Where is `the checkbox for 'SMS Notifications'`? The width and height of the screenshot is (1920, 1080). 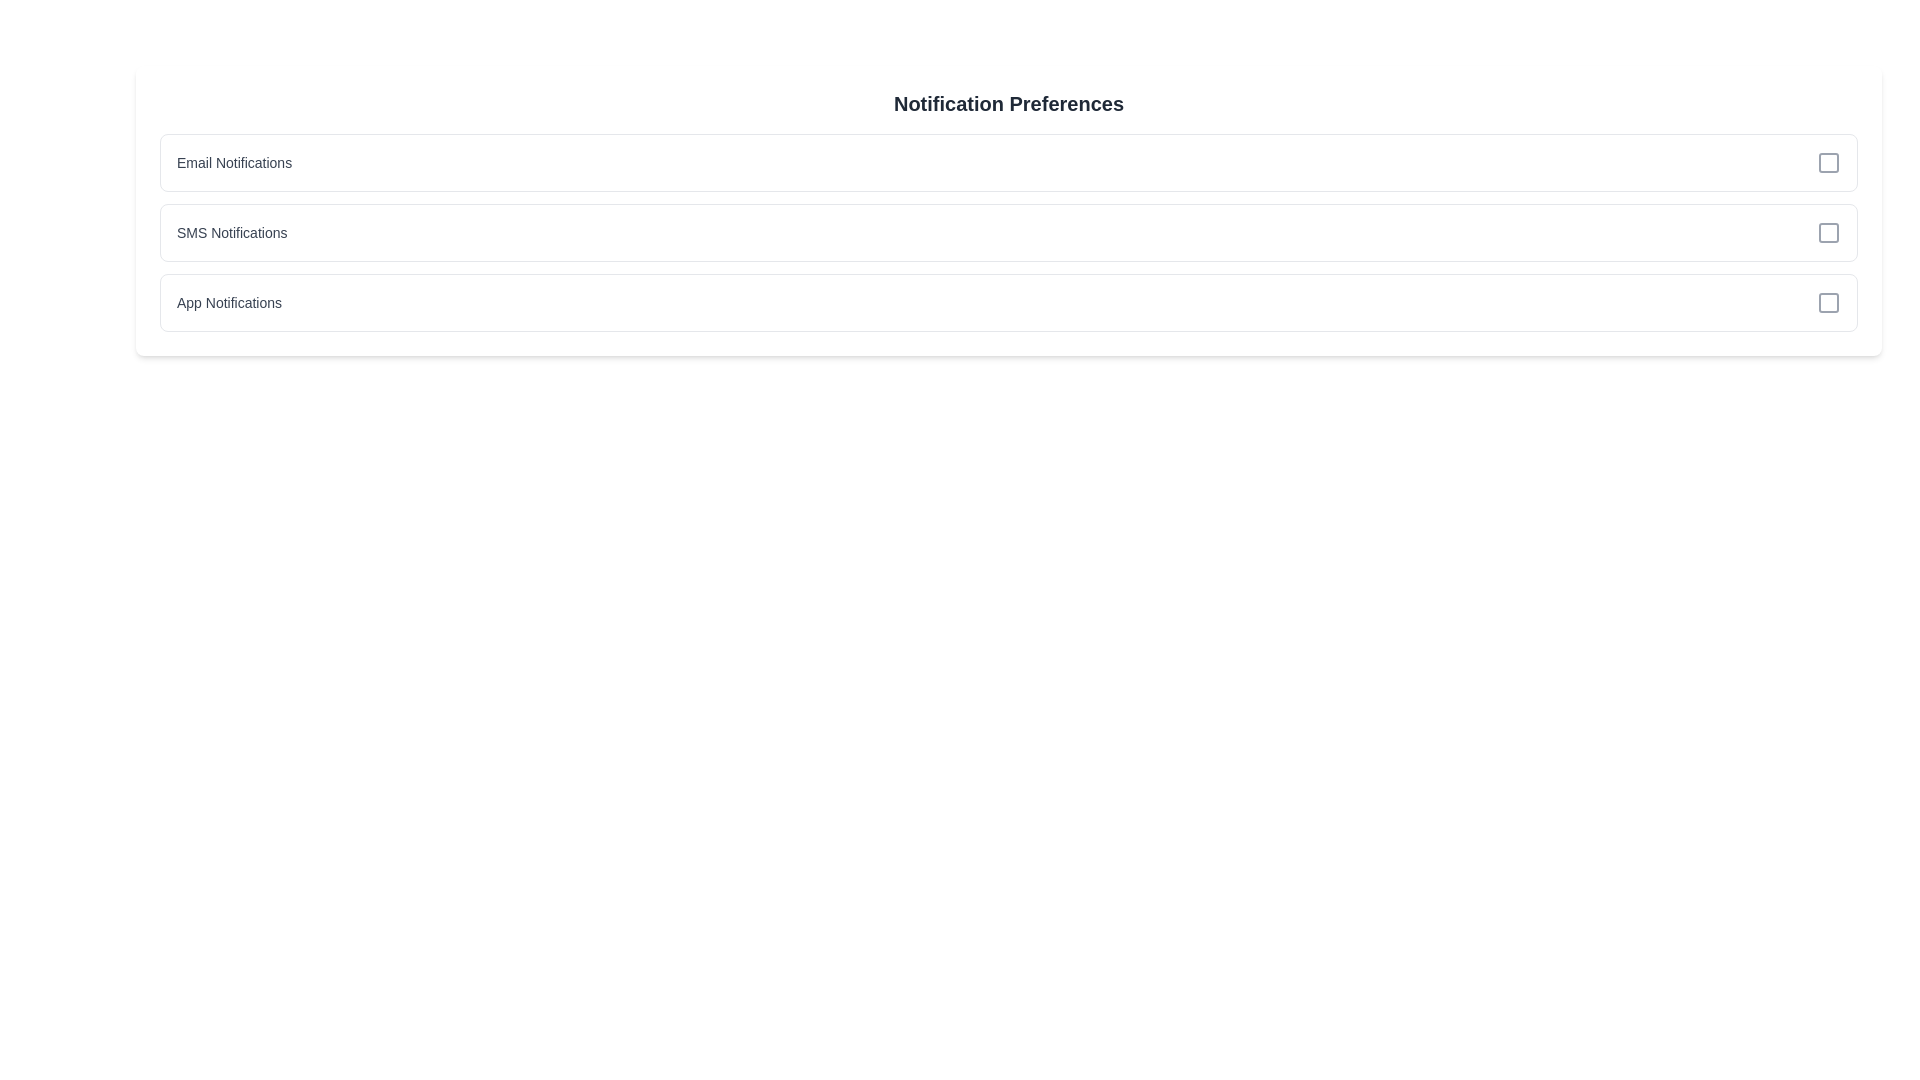
the checkbox for 'SMS Notifications' is located at coordinates (1828, 231).